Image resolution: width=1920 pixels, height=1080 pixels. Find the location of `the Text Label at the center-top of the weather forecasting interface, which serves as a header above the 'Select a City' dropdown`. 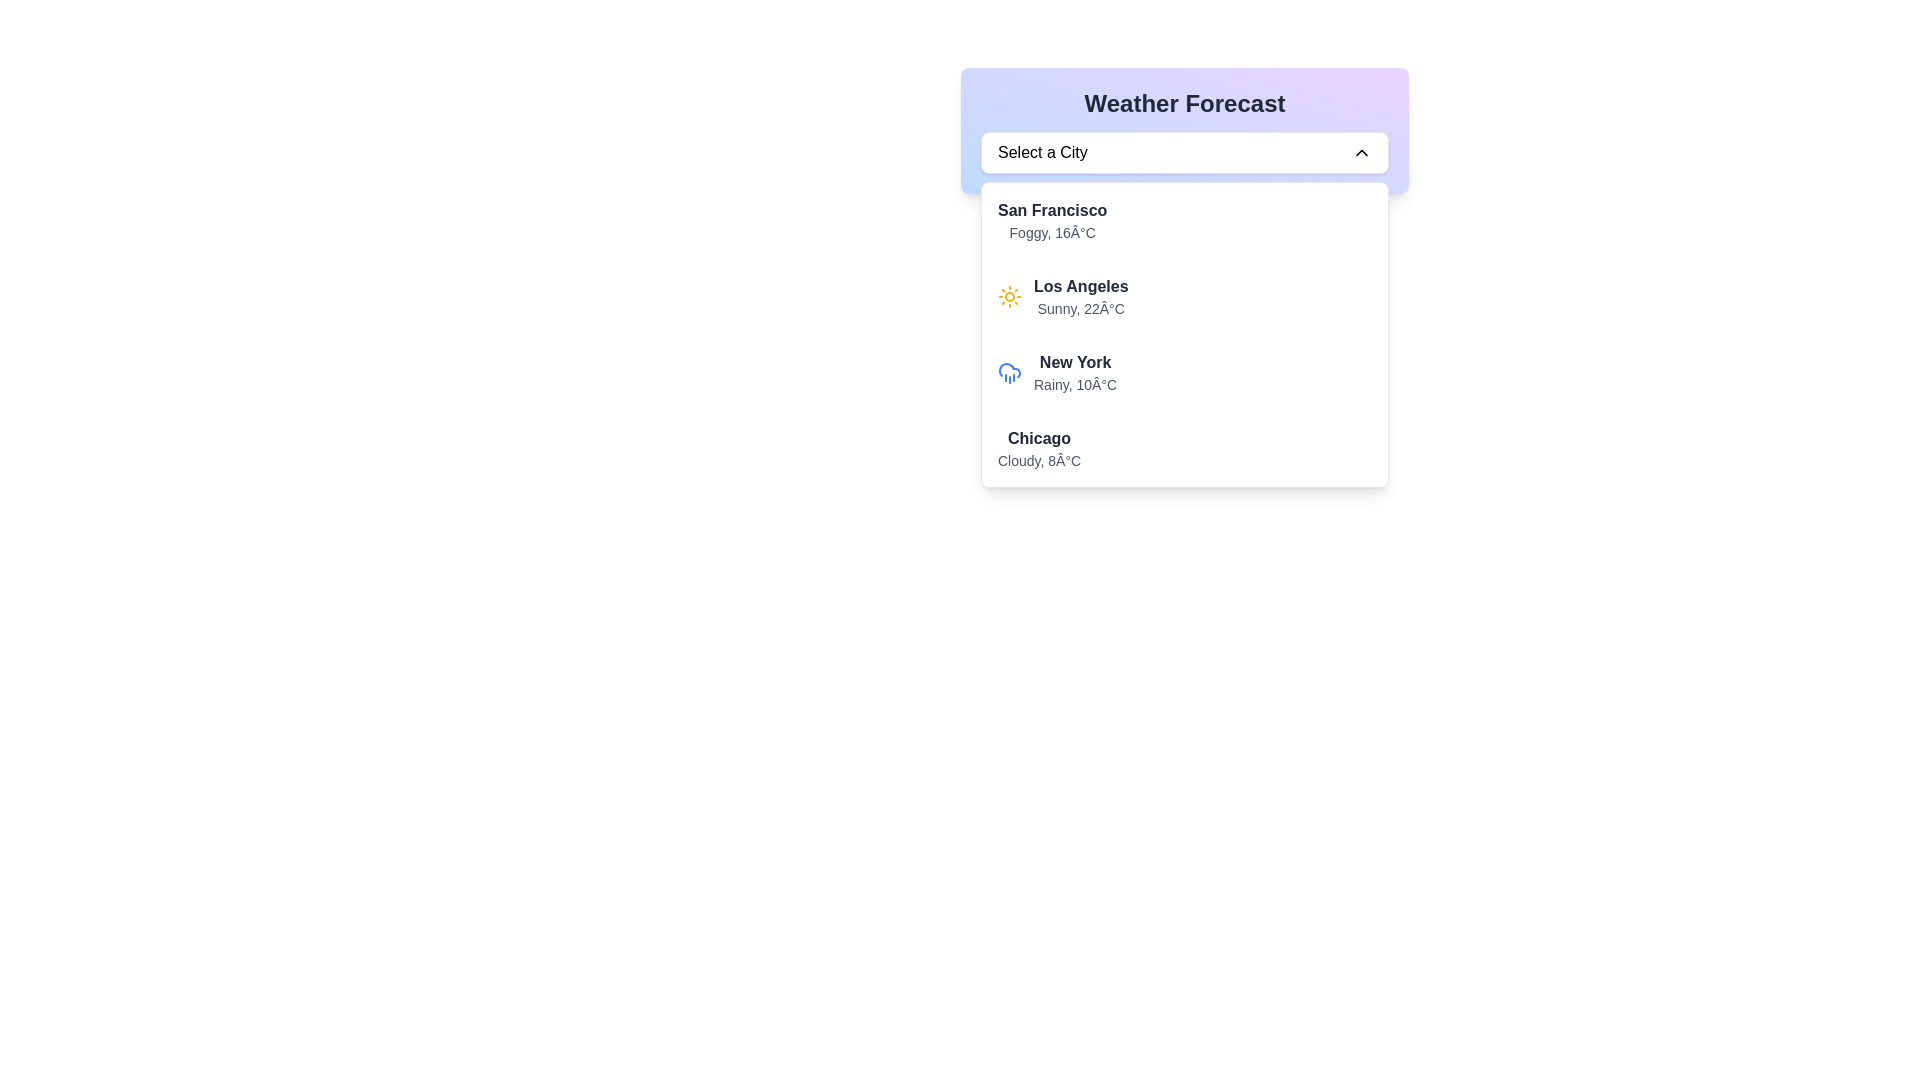

the Text Label at the center-top of the weather forecasting interface, which serves as a header above the 'Select a City' dropdown is located at coordinates (1185, 104).